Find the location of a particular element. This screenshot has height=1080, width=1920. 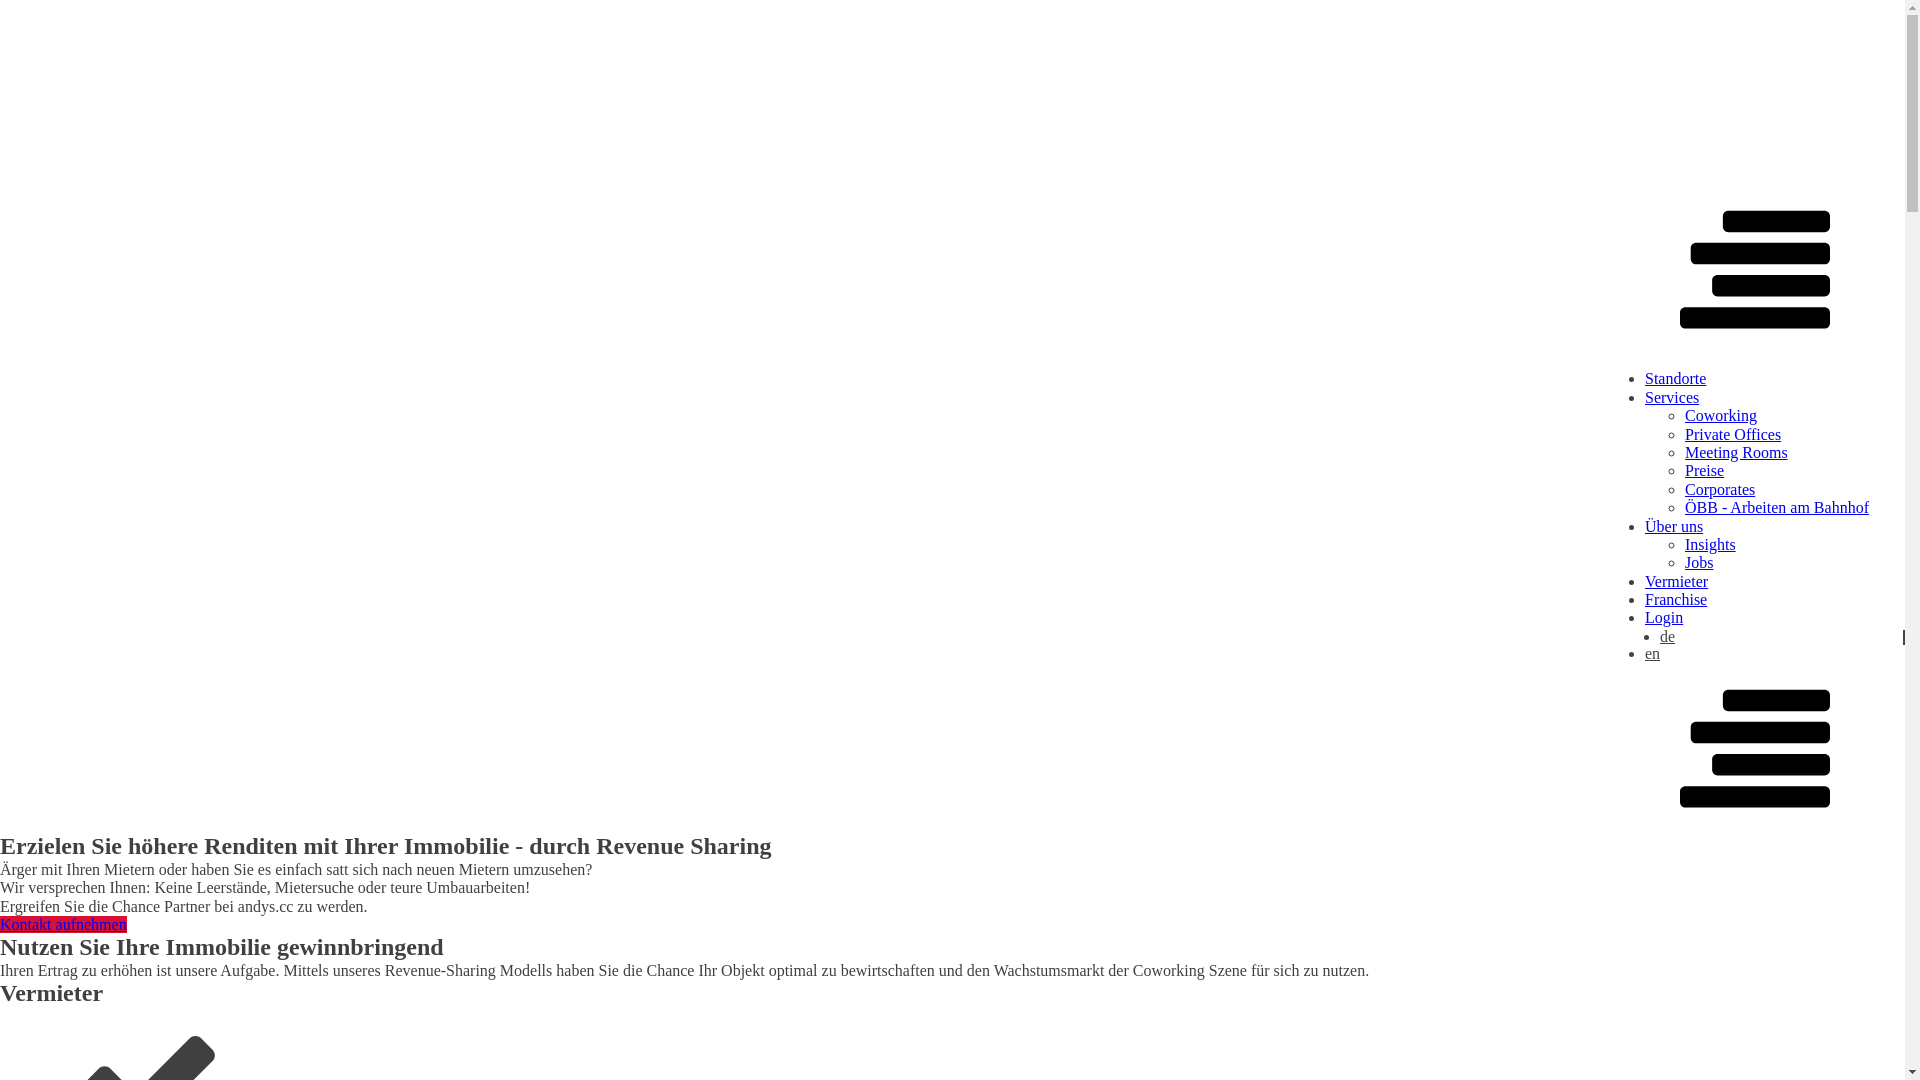

'Preise' is located at coordinates (1703, 470).